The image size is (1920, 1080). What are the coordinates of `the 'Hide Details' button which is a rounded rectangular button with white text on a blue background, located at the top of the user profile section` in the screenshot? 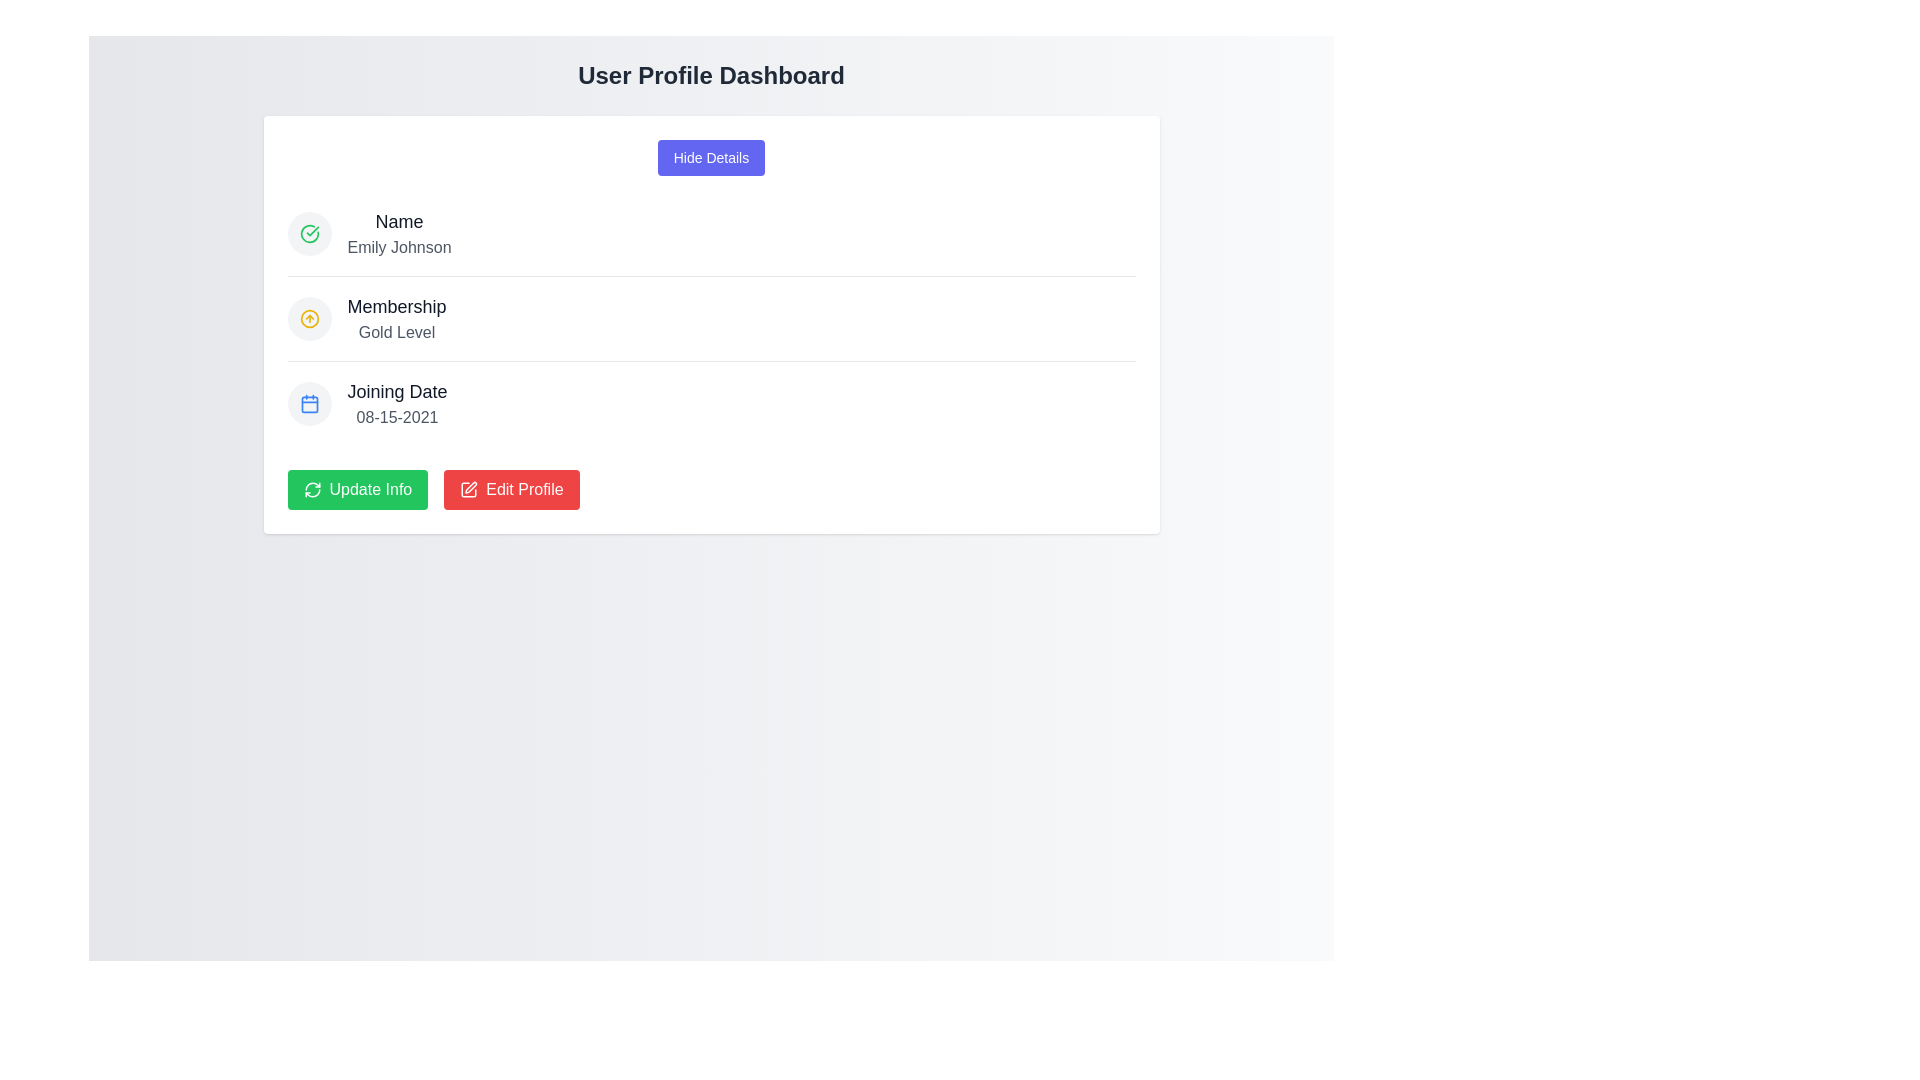 It's located at (711, 157).